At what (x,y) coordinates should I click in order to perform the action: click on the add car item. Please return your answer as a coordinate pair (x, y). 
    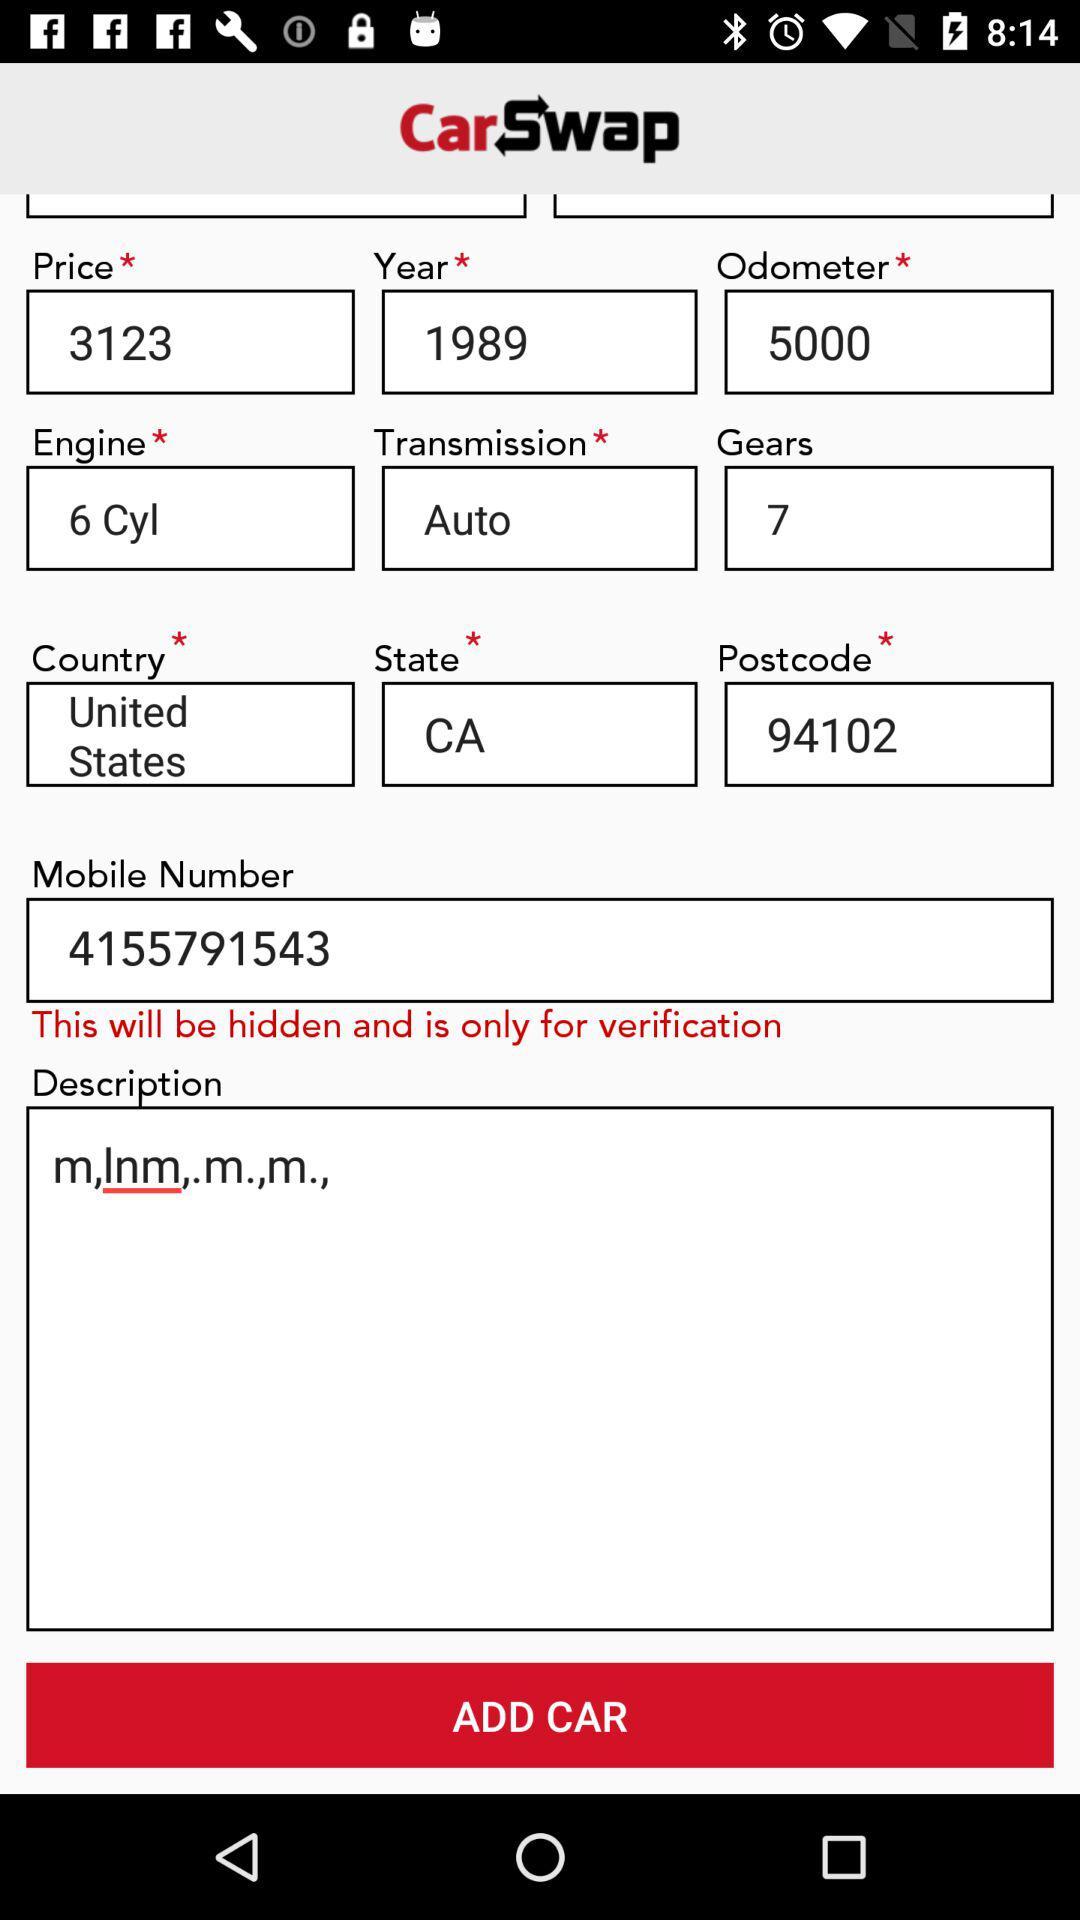
    Looking at the image, I should click on (540, 1714).